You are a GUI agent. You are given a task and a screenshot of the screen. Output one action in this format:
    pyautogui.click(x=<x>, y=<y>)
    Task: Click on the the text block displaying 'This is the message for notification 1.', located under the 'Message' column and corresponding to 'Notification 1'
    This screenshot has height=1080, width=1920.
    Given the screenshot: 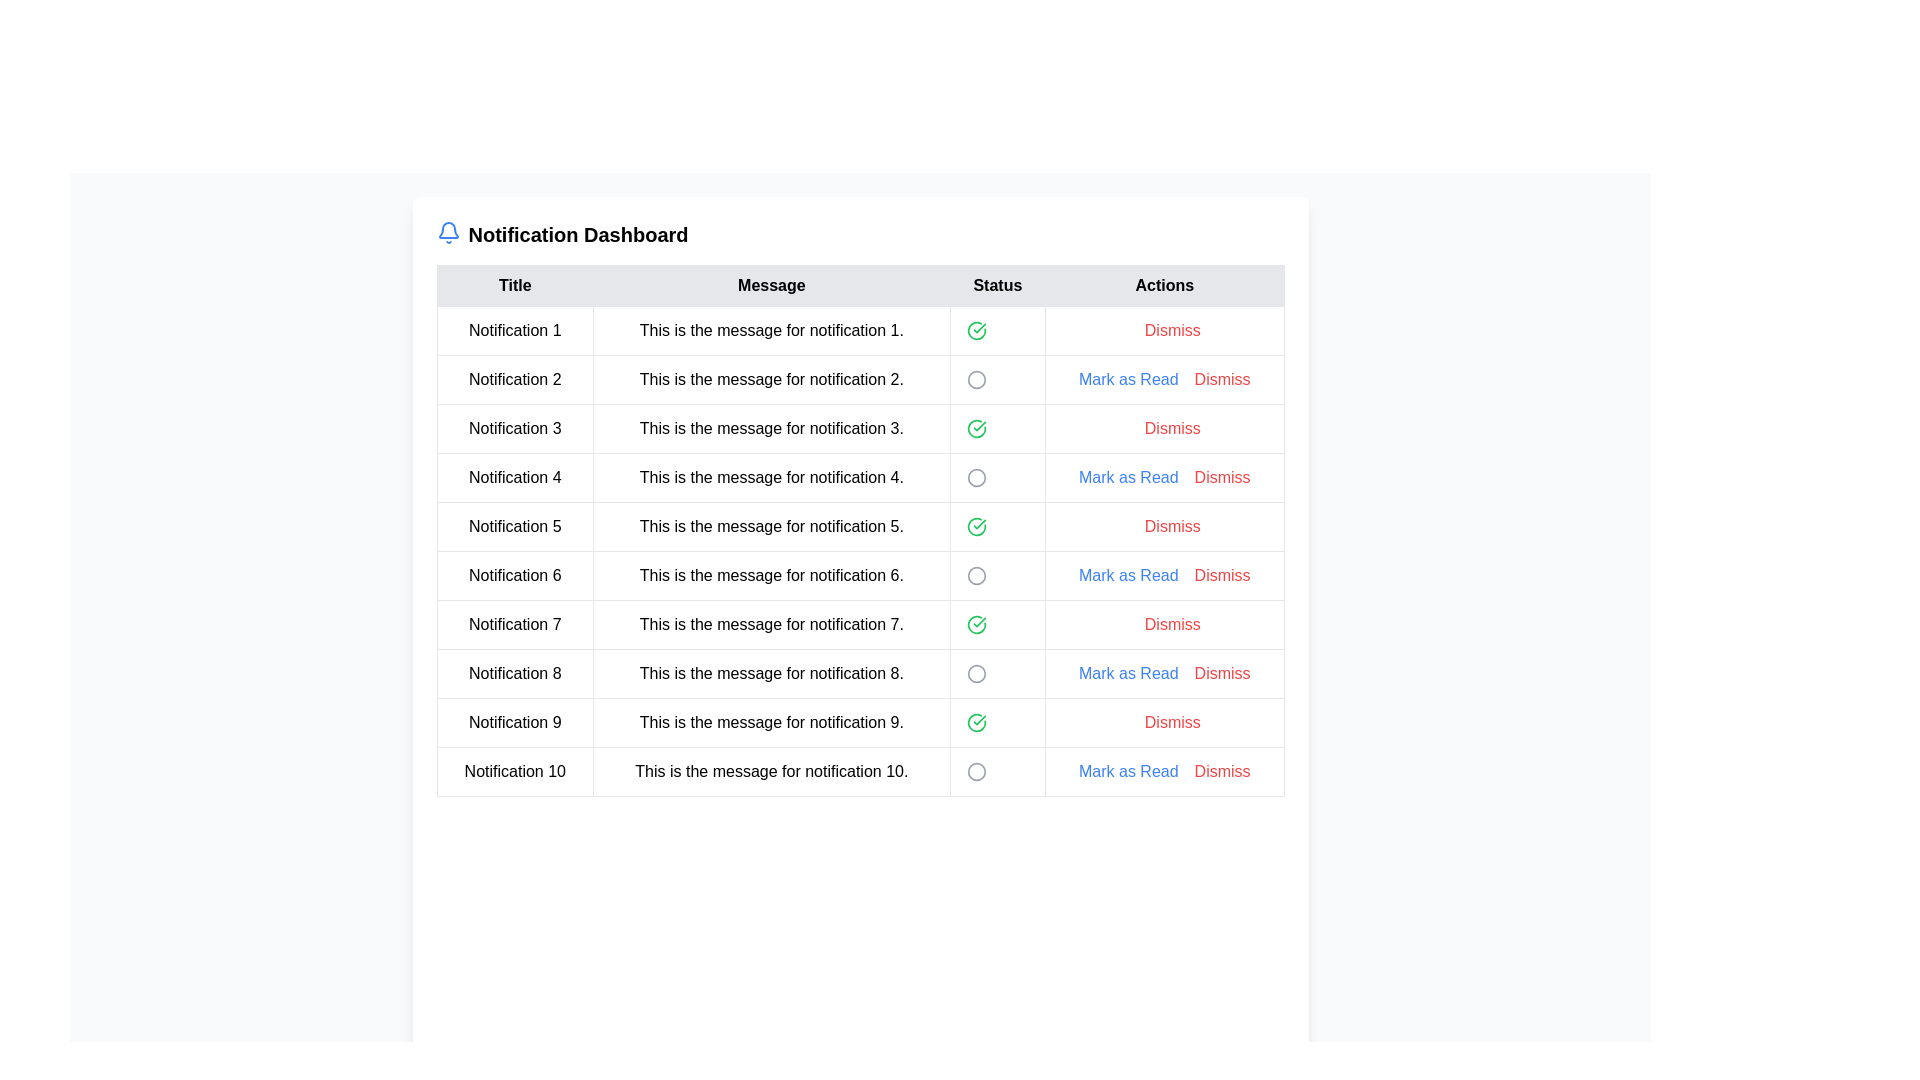 What is the action you would take?
    pyautogui.click(x=770, y=330)
    